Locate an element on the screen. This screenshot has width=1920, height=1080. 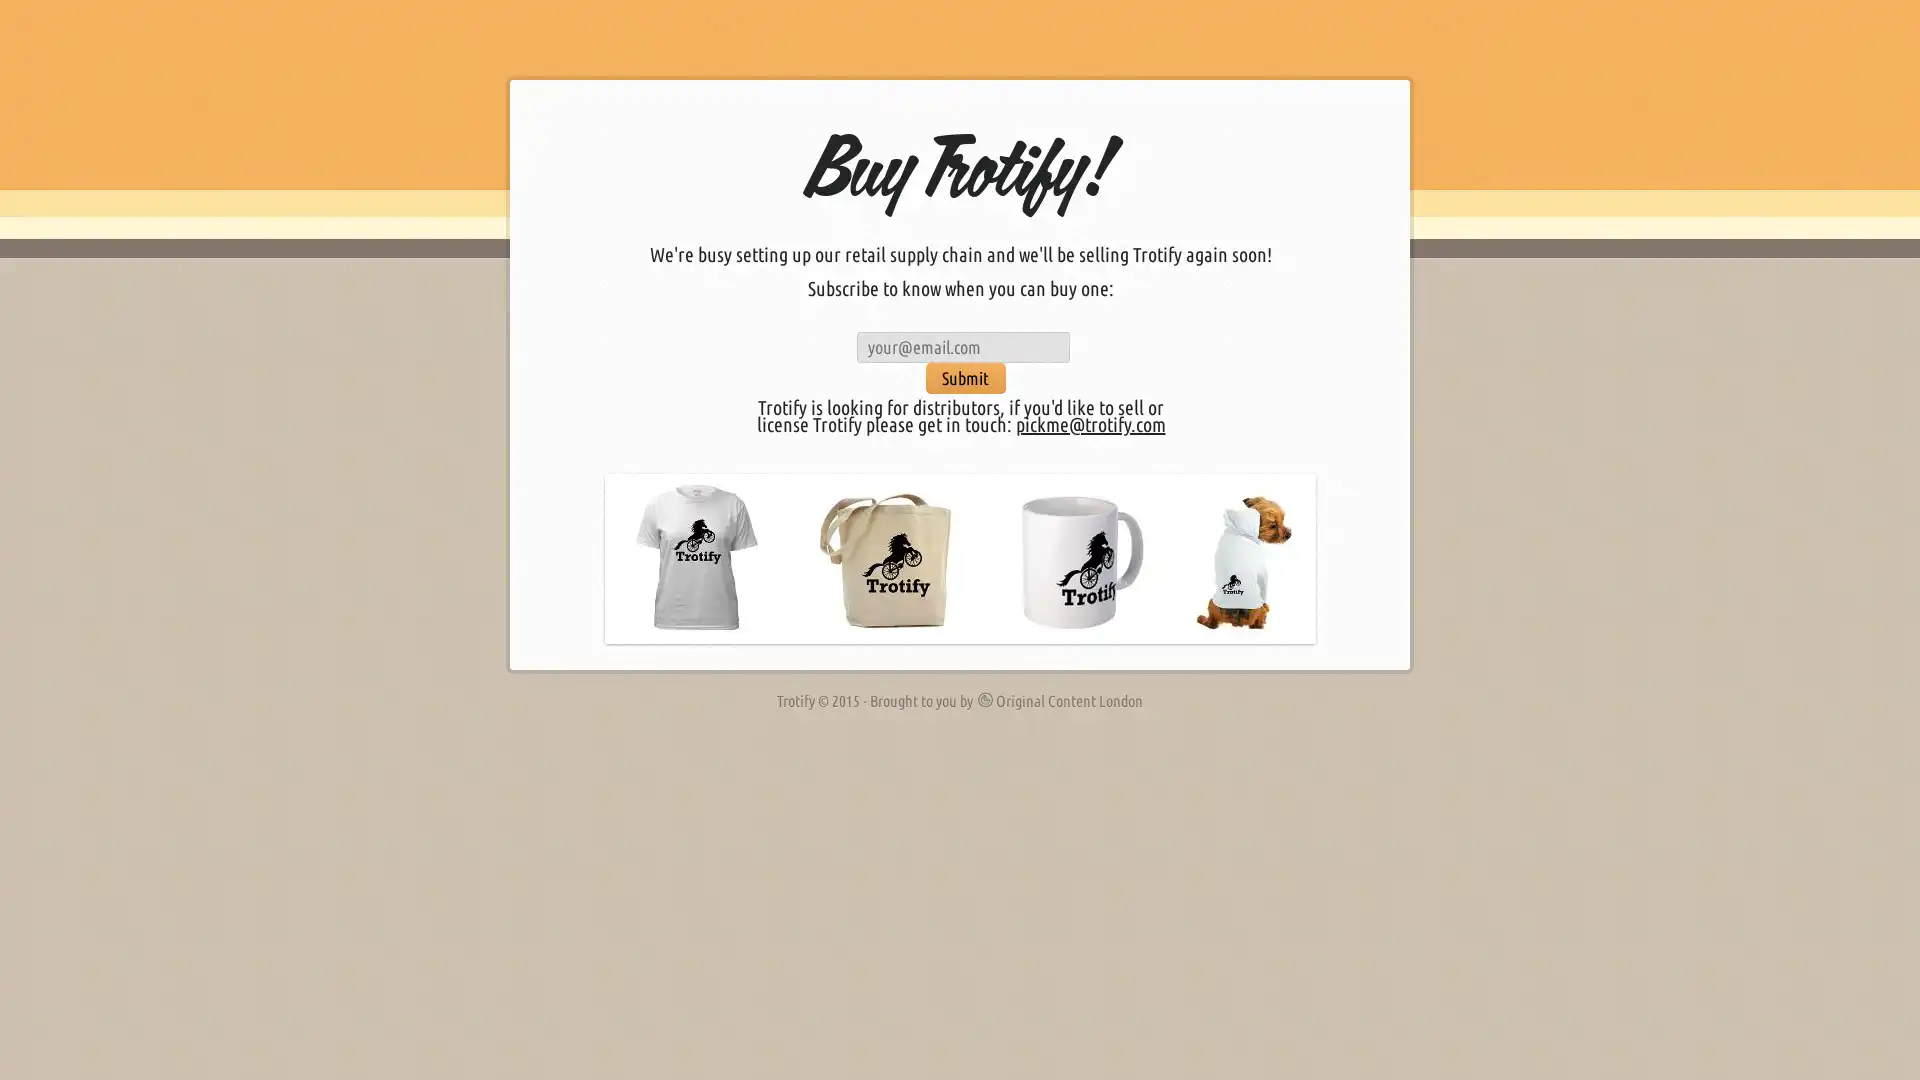
Submit is located at coordinates (964, 378).